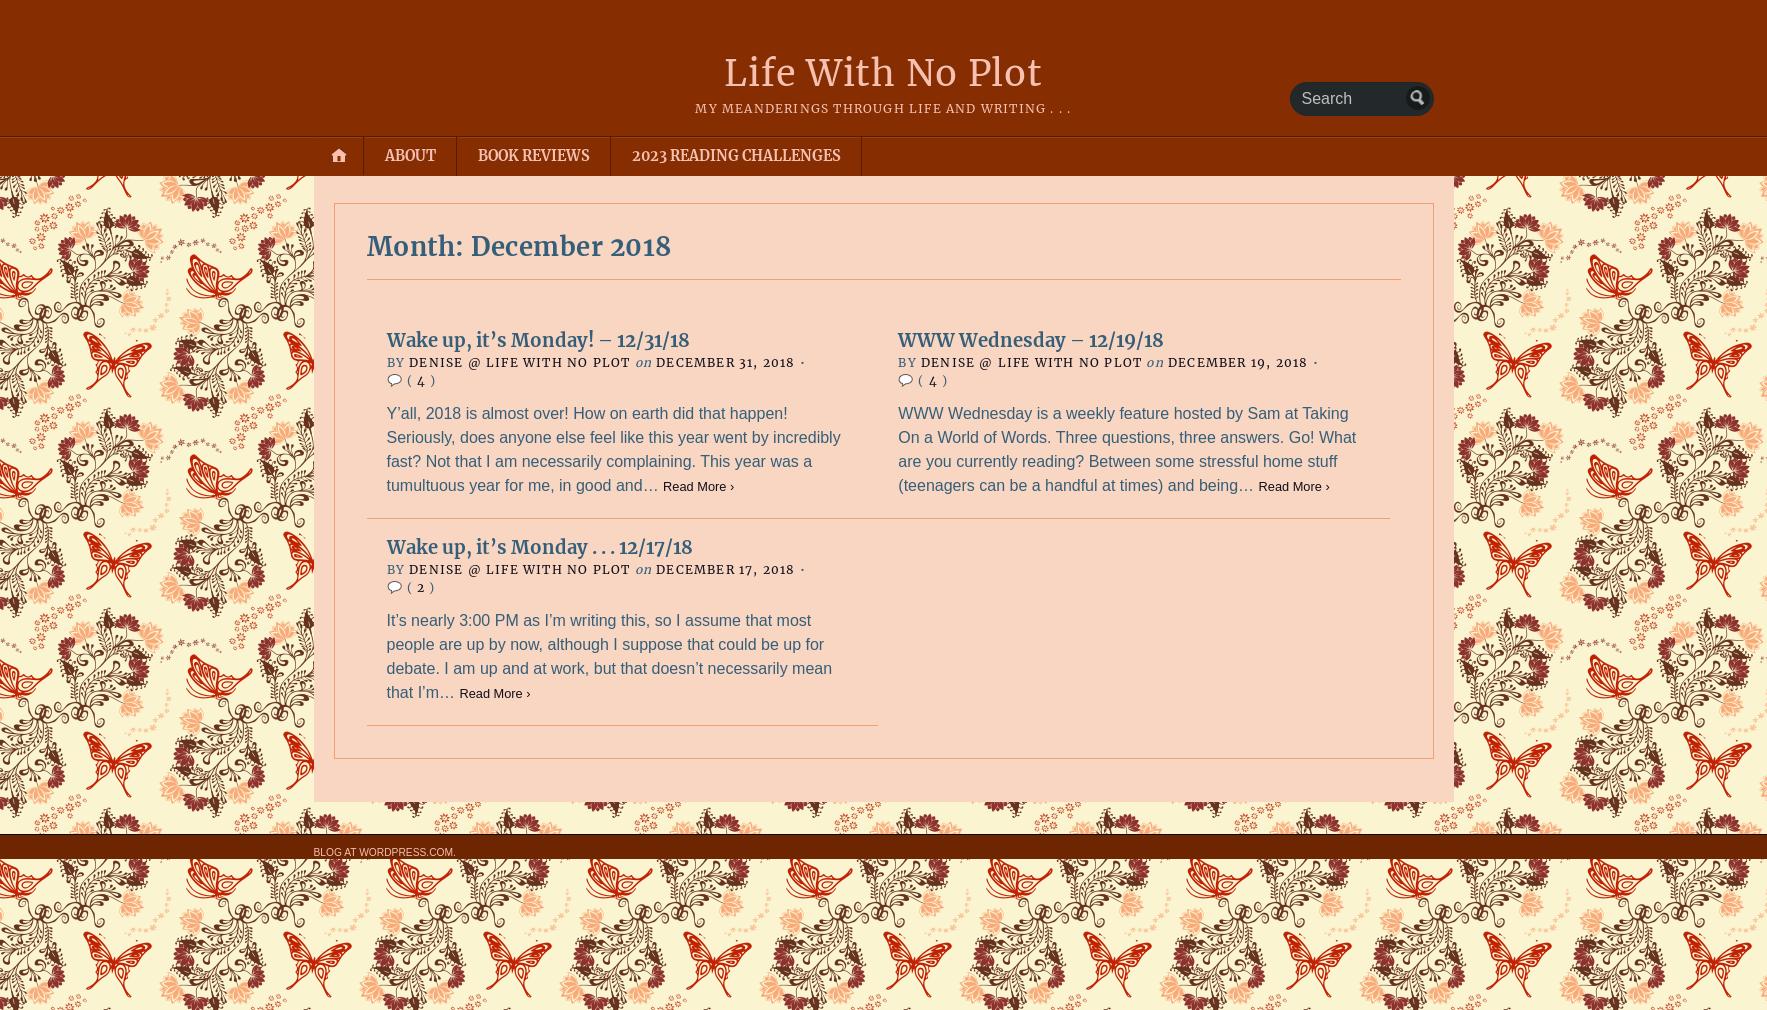 The image size is (1767, 1010). What do you see at coordinates (385, 339) in the screenshot?
I see `'Wake up, it’s Monday! – 12/31/18'` at bounding box center [385, 339].